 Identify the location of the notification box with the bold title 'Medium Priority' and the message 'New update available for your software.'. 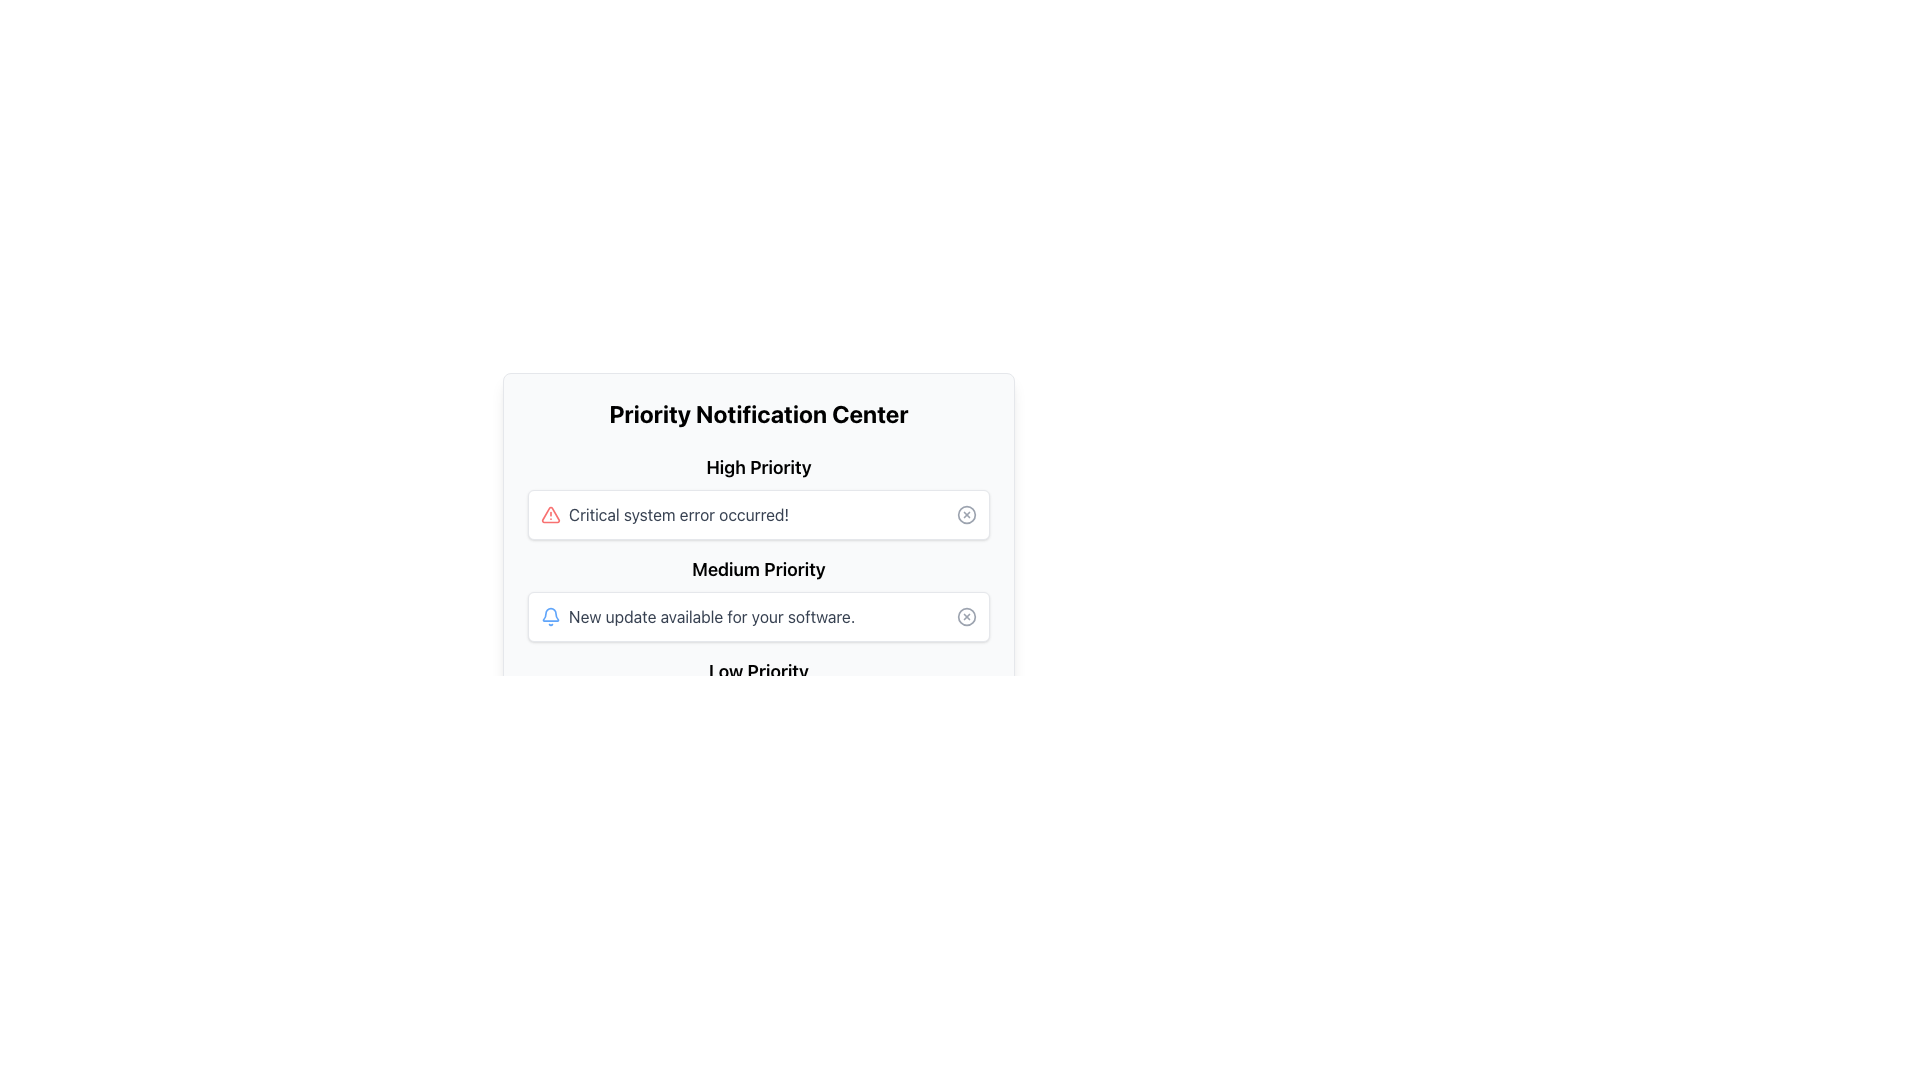
(757, 597).